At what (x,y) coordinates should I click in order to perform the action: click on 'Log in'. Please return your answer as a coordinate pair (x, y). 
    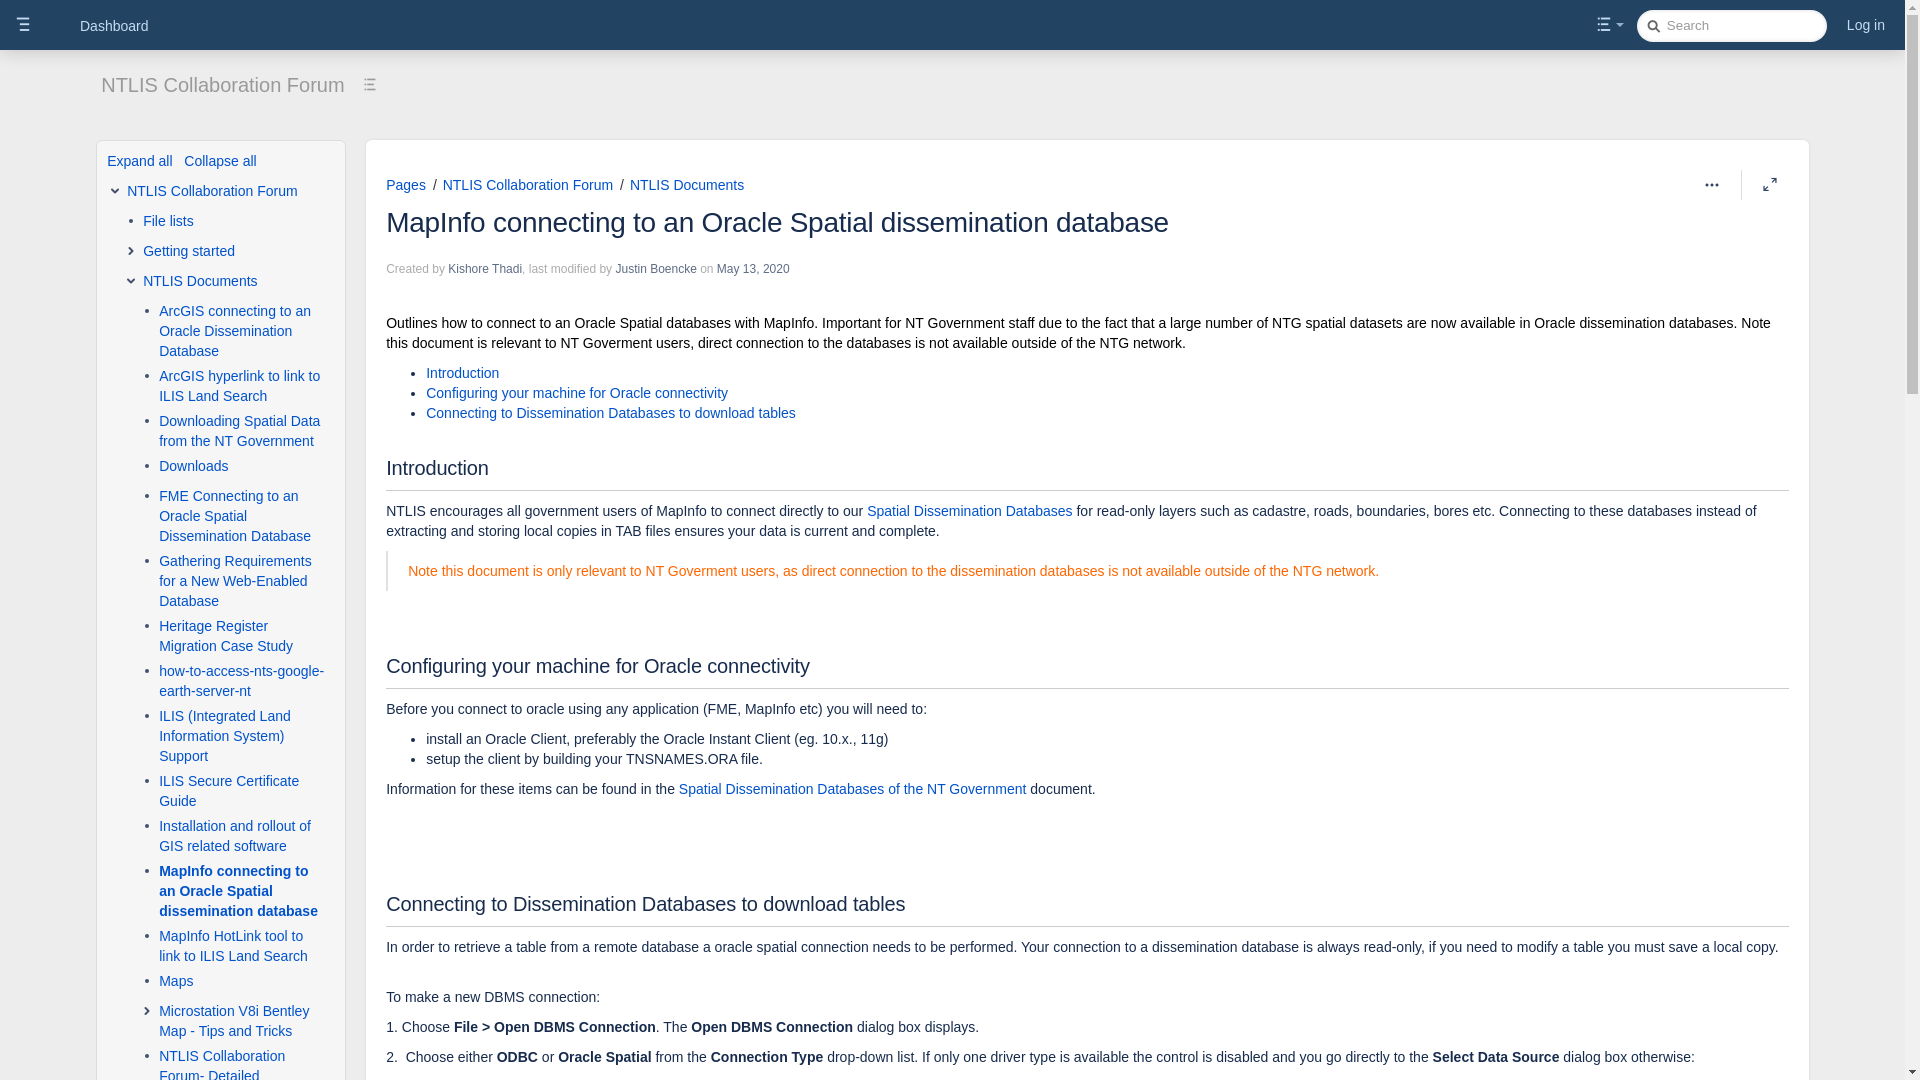
    Looking at the image, I should click on (1841, 24).